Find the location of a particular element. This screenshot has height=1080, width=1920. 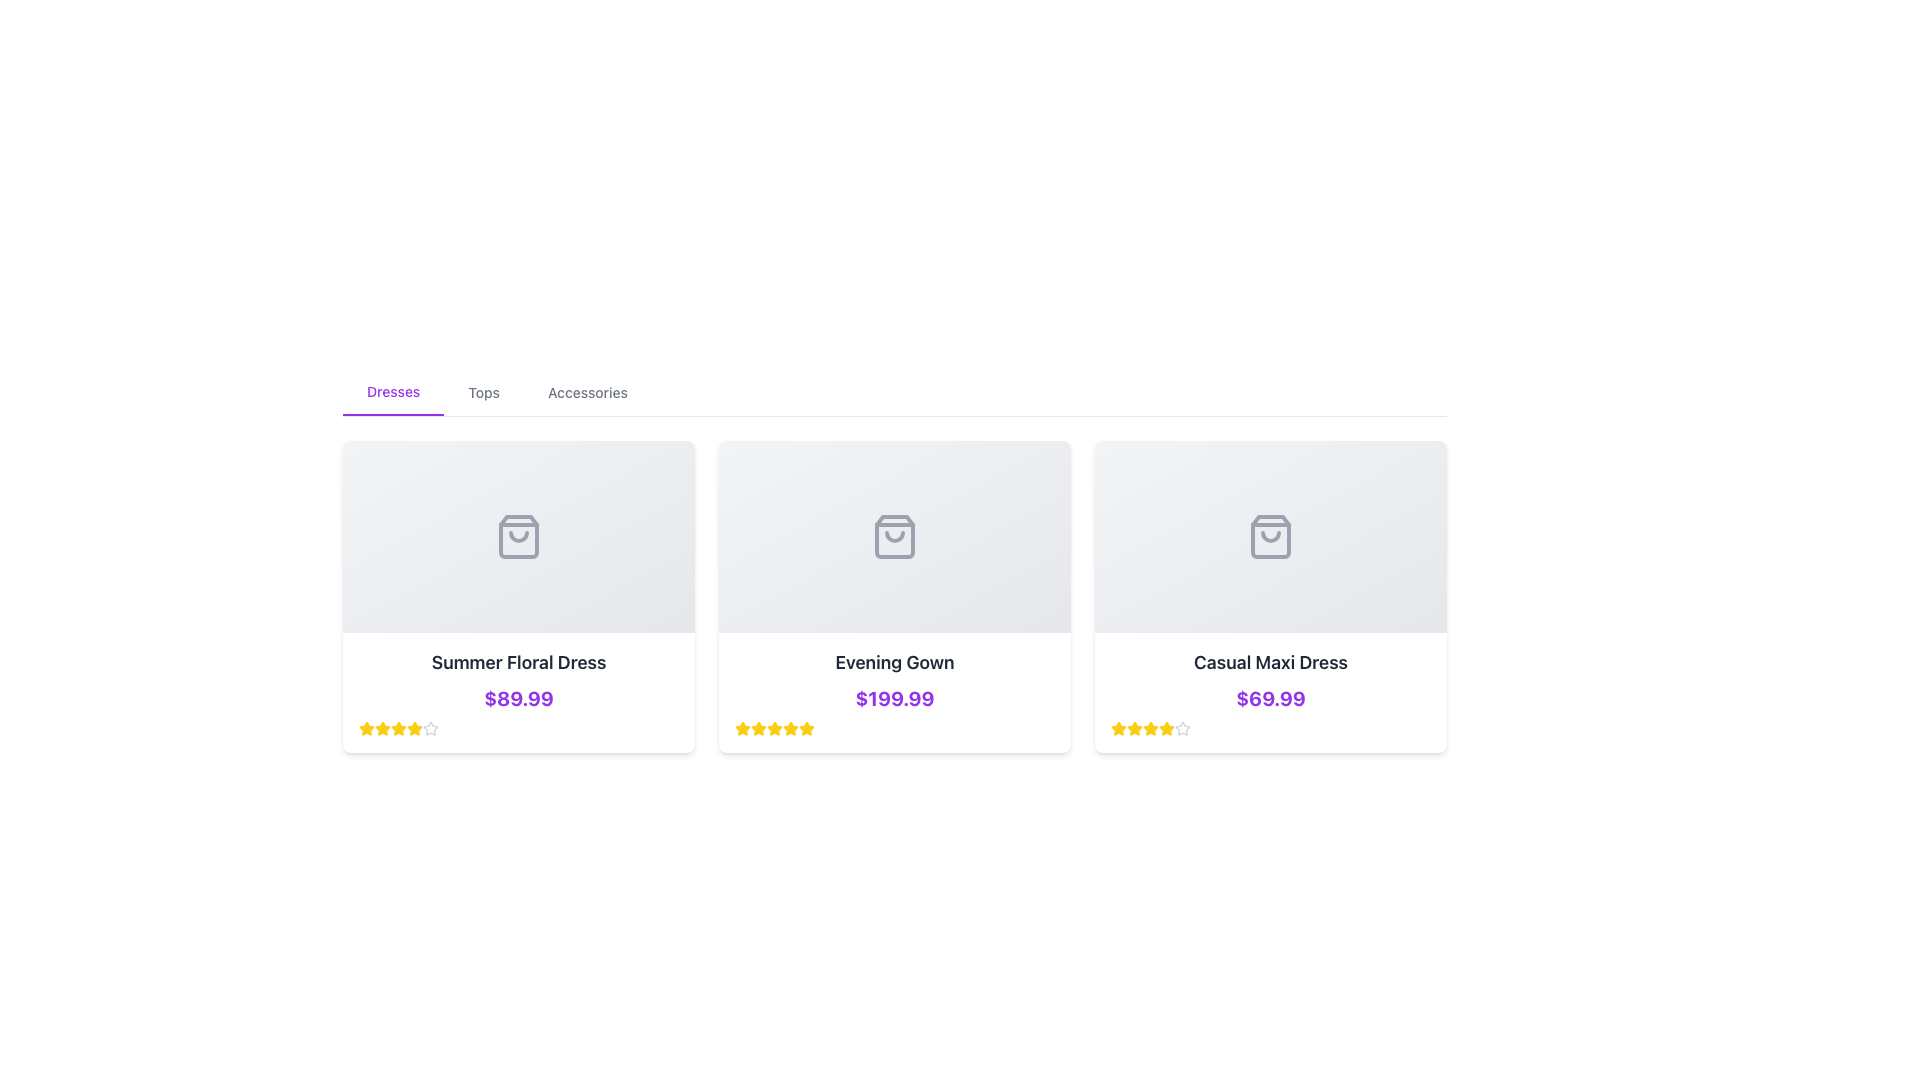

the first decorative yellow star icon in the rating system below the 'Casual Maxi Dress' card is located at coordinates (1117, 729).